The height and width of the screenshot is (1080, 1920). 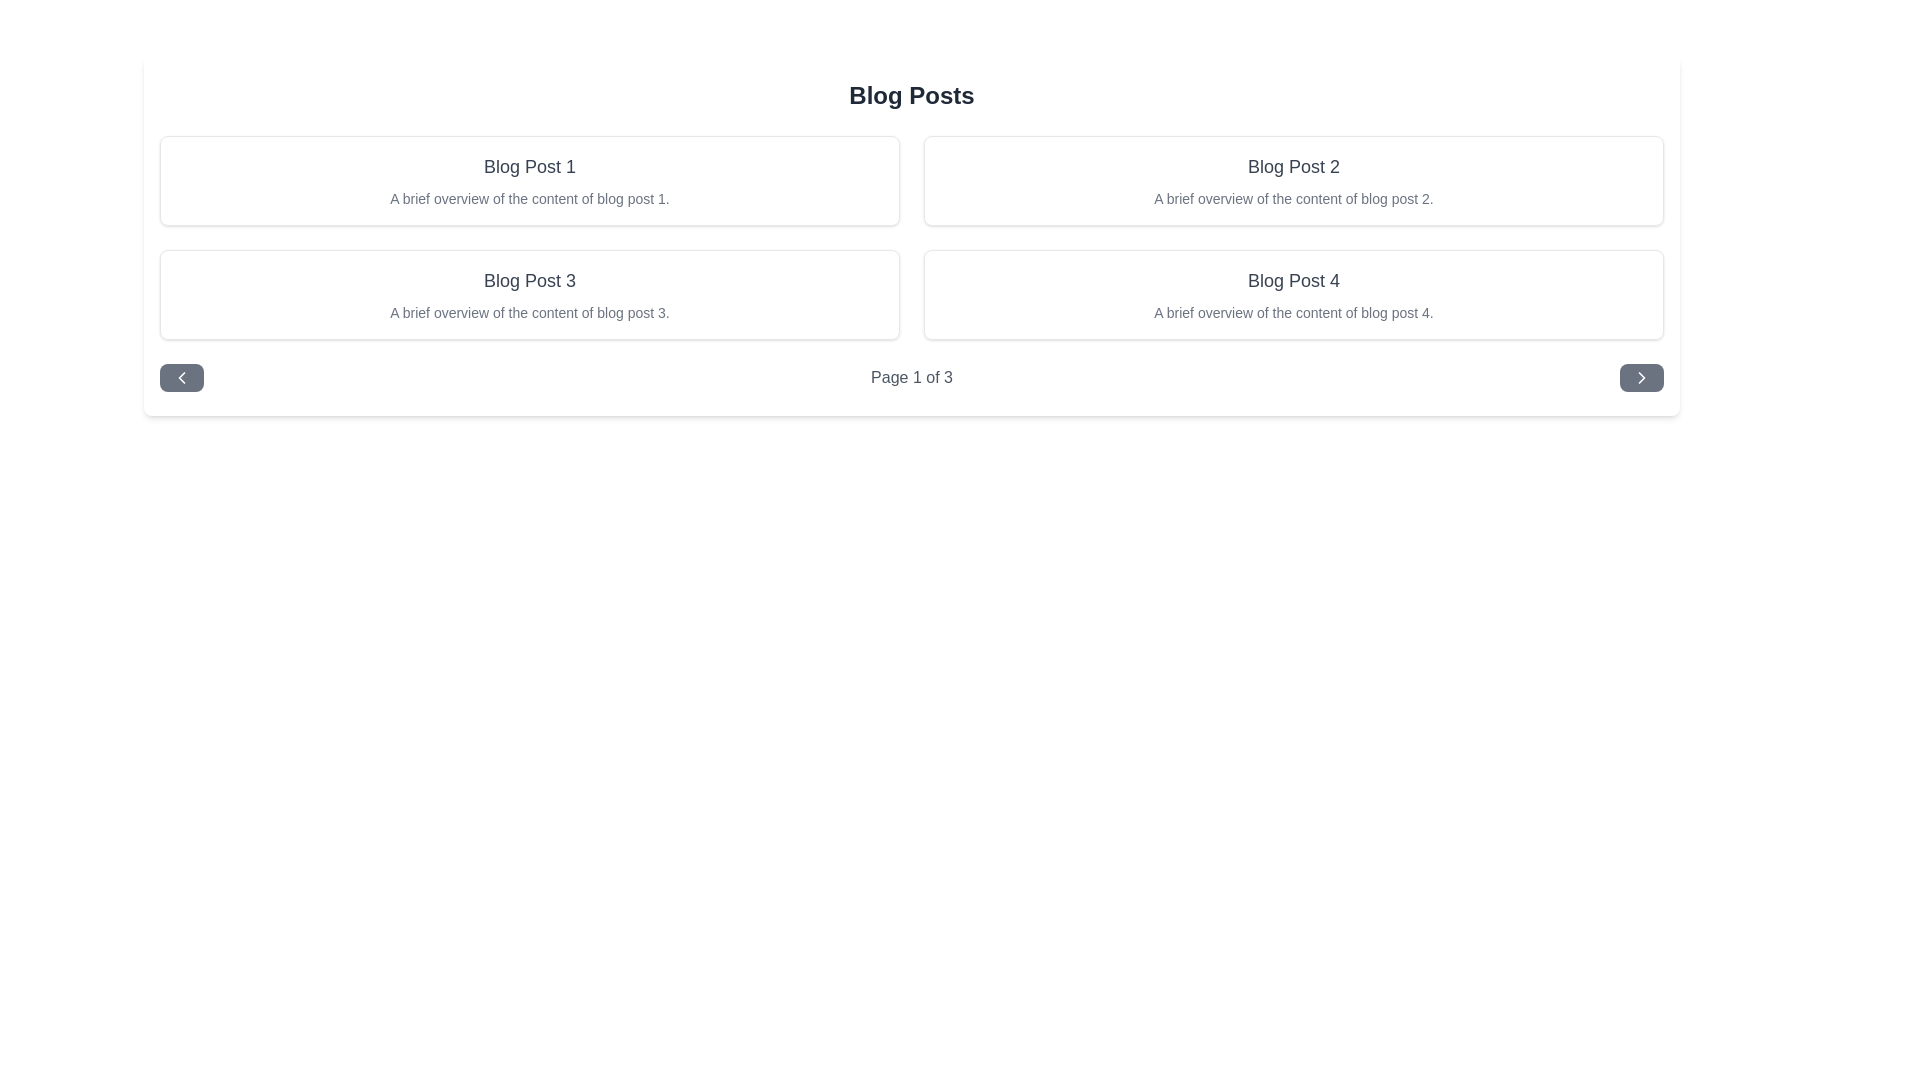 I want to click on the title of the first blog post summary card located at the top-left corner of the grid, so click(x=529, y=181).